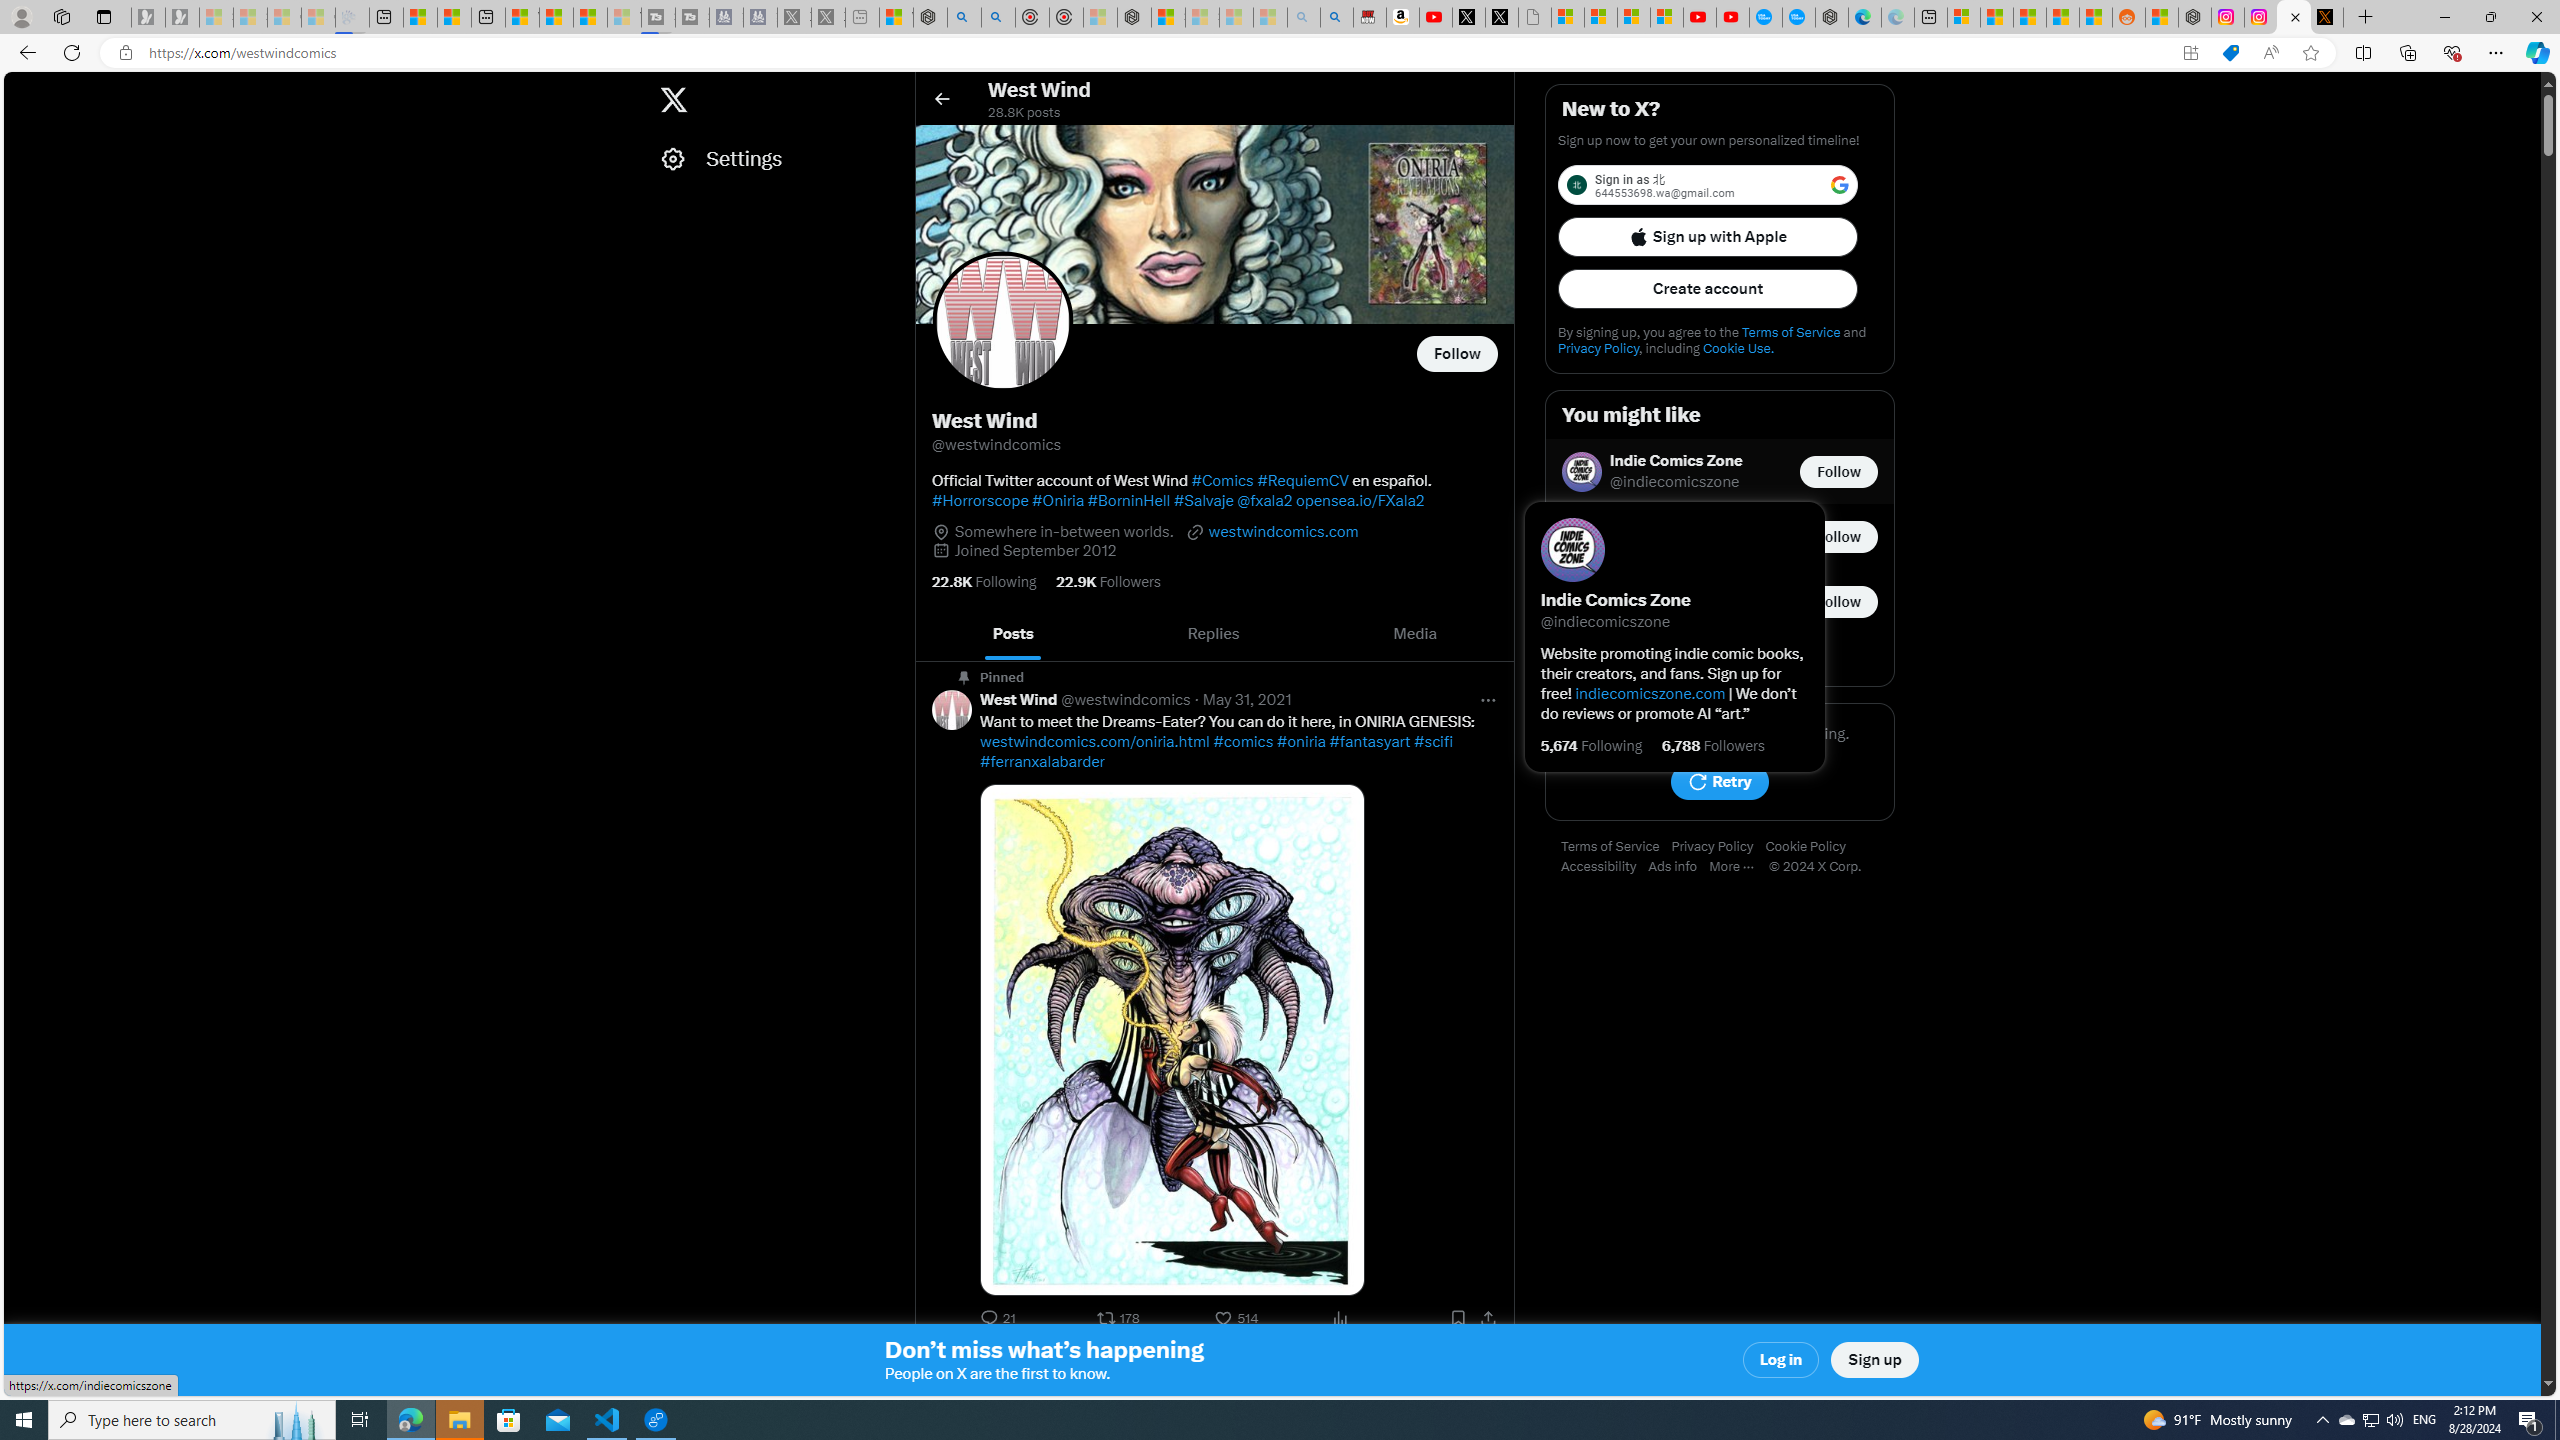 The image size is (2560, 1440). I want to click on 'Retry', so click(1720, 781).